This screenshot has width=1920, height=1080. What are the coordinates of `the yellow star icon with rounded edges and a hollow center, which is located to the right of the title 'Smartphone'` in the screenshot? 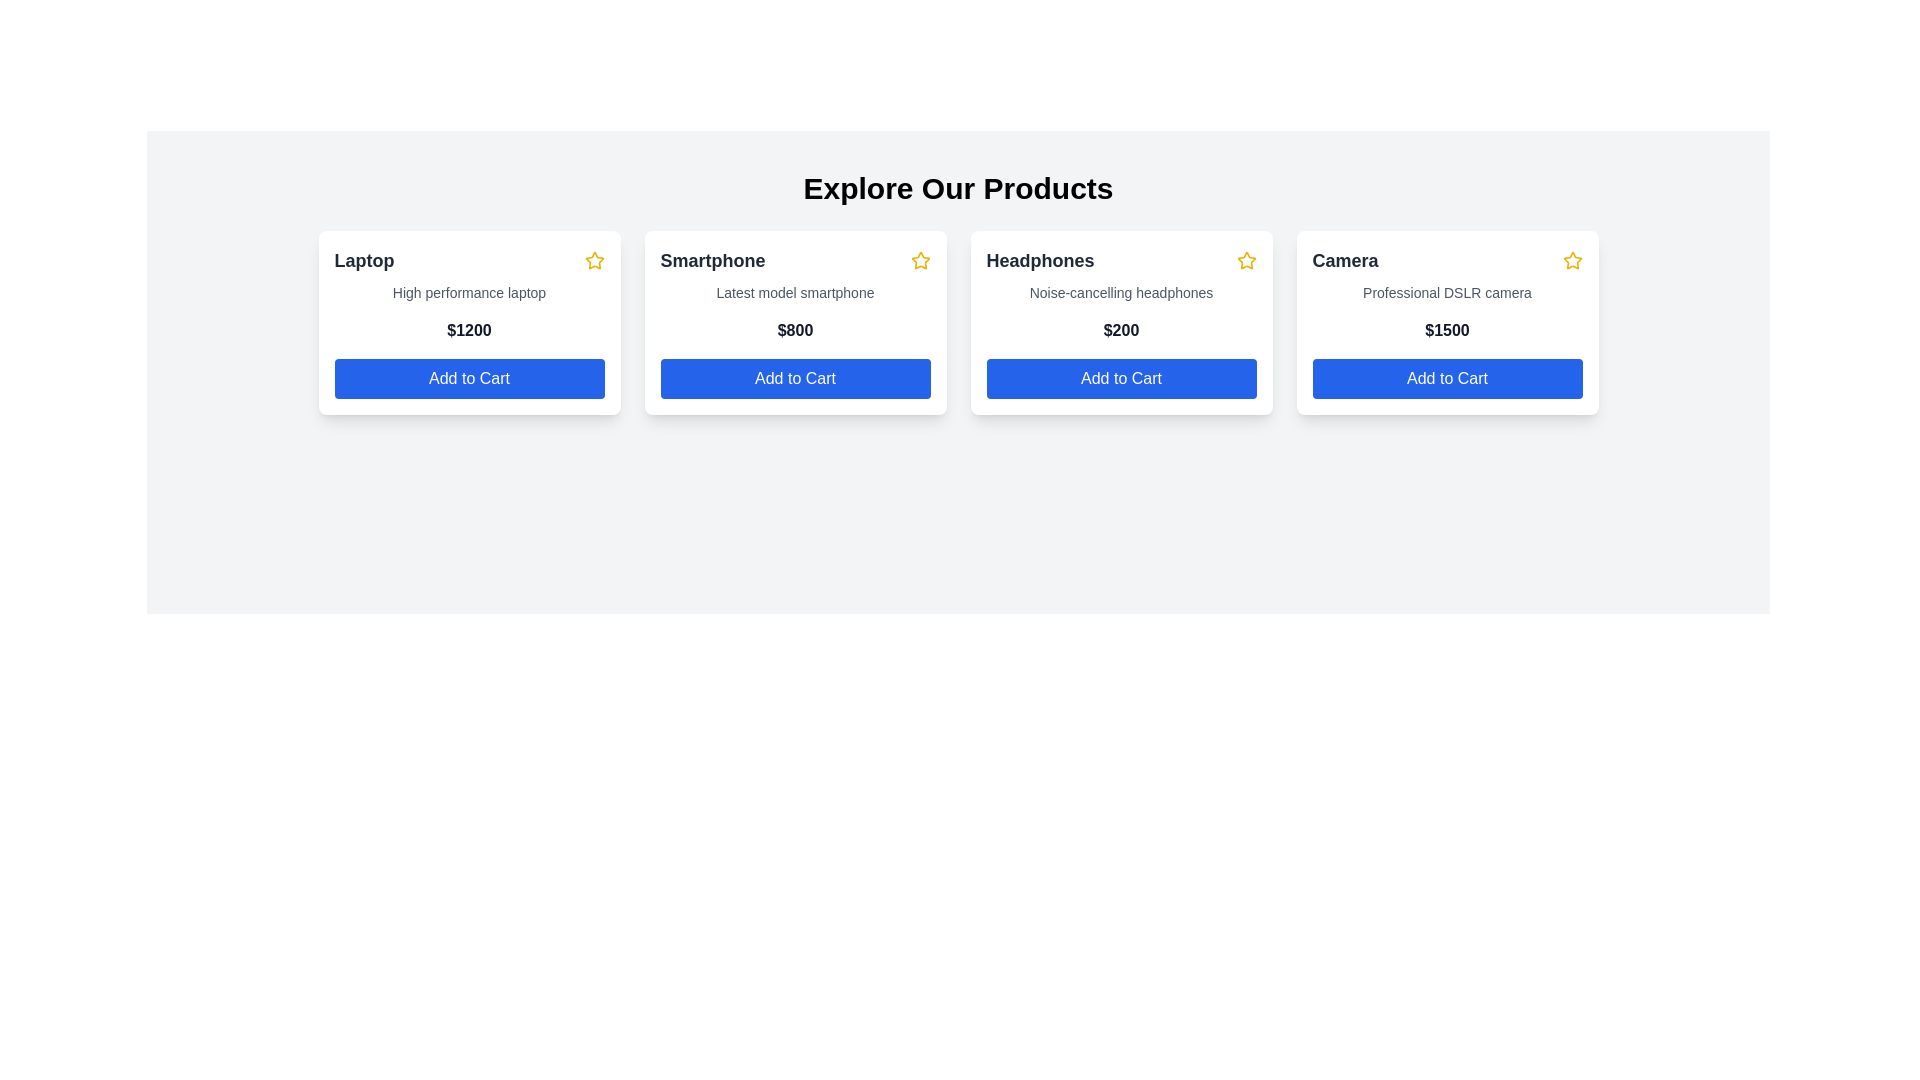 It's located at (919, 260).